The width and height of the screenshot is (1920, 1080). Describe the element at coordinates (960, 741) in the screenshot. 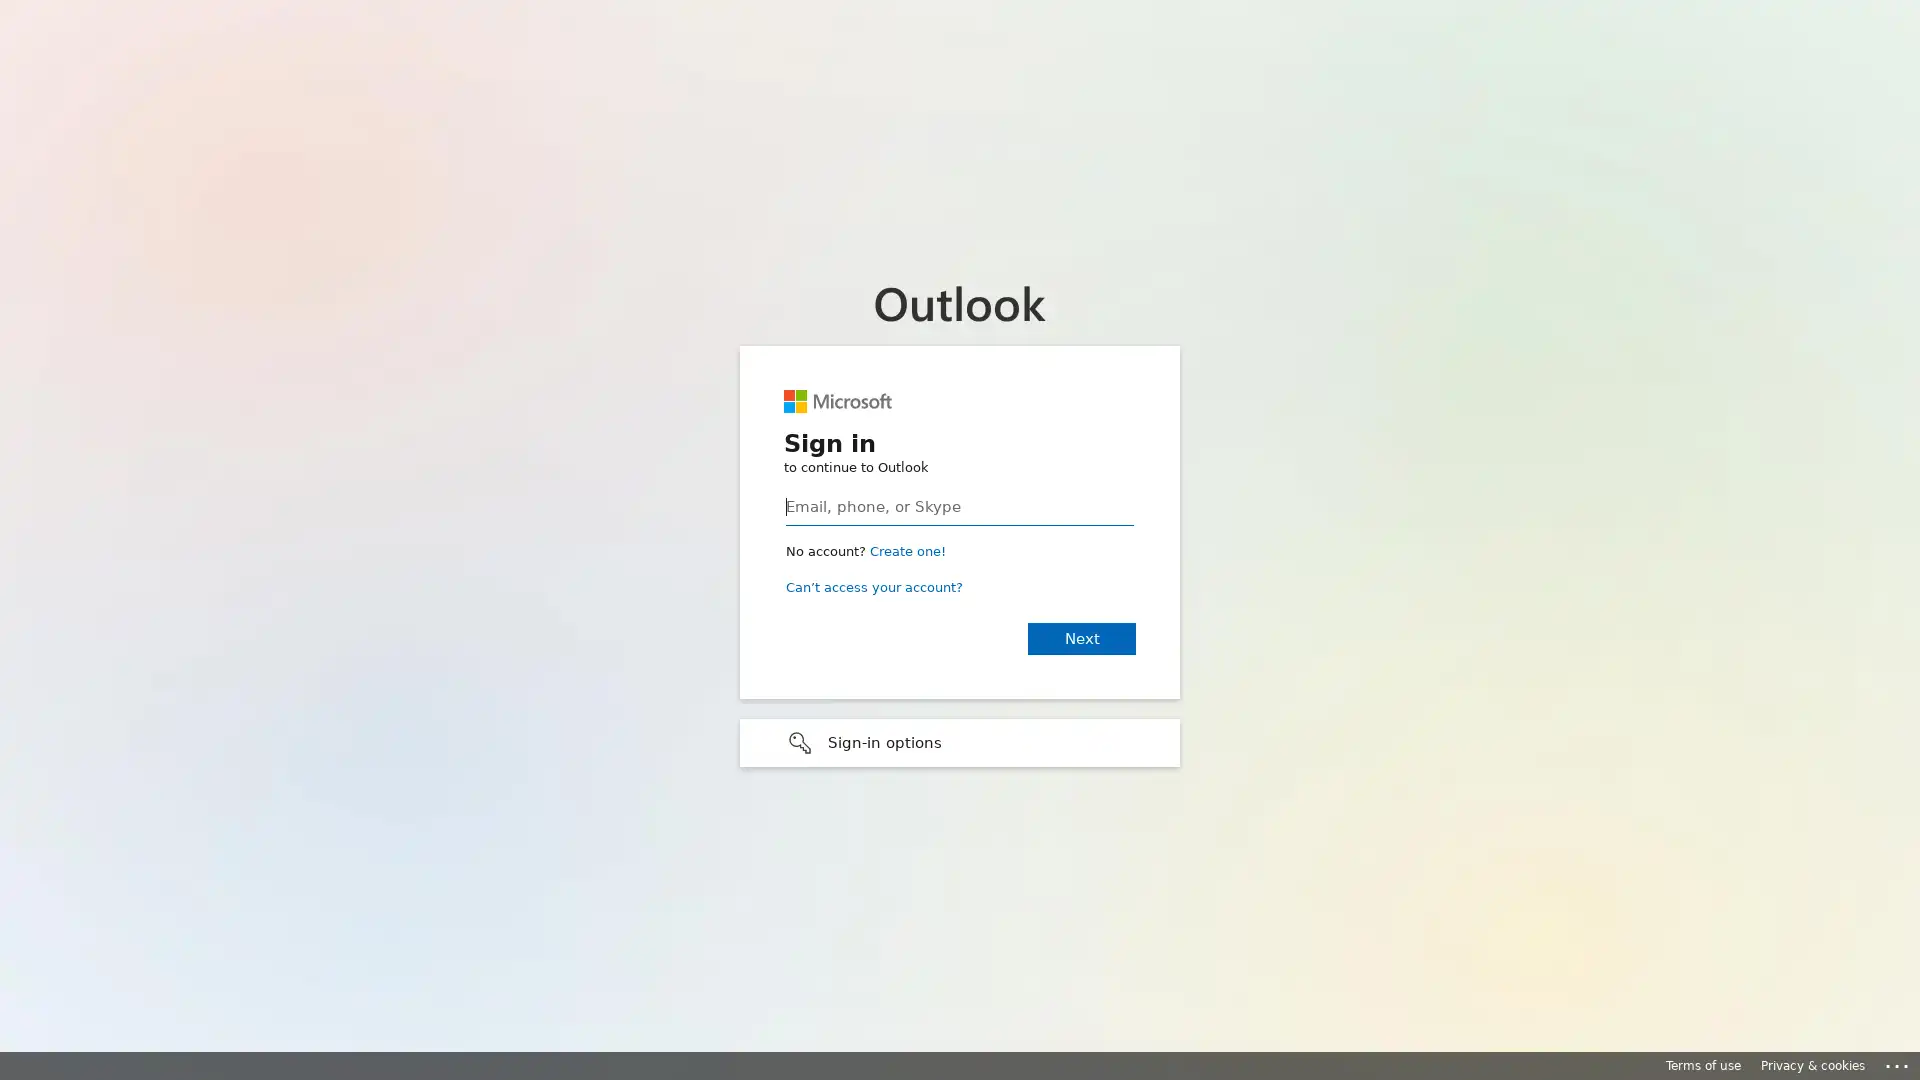

I see `Sign-in options` at that location.